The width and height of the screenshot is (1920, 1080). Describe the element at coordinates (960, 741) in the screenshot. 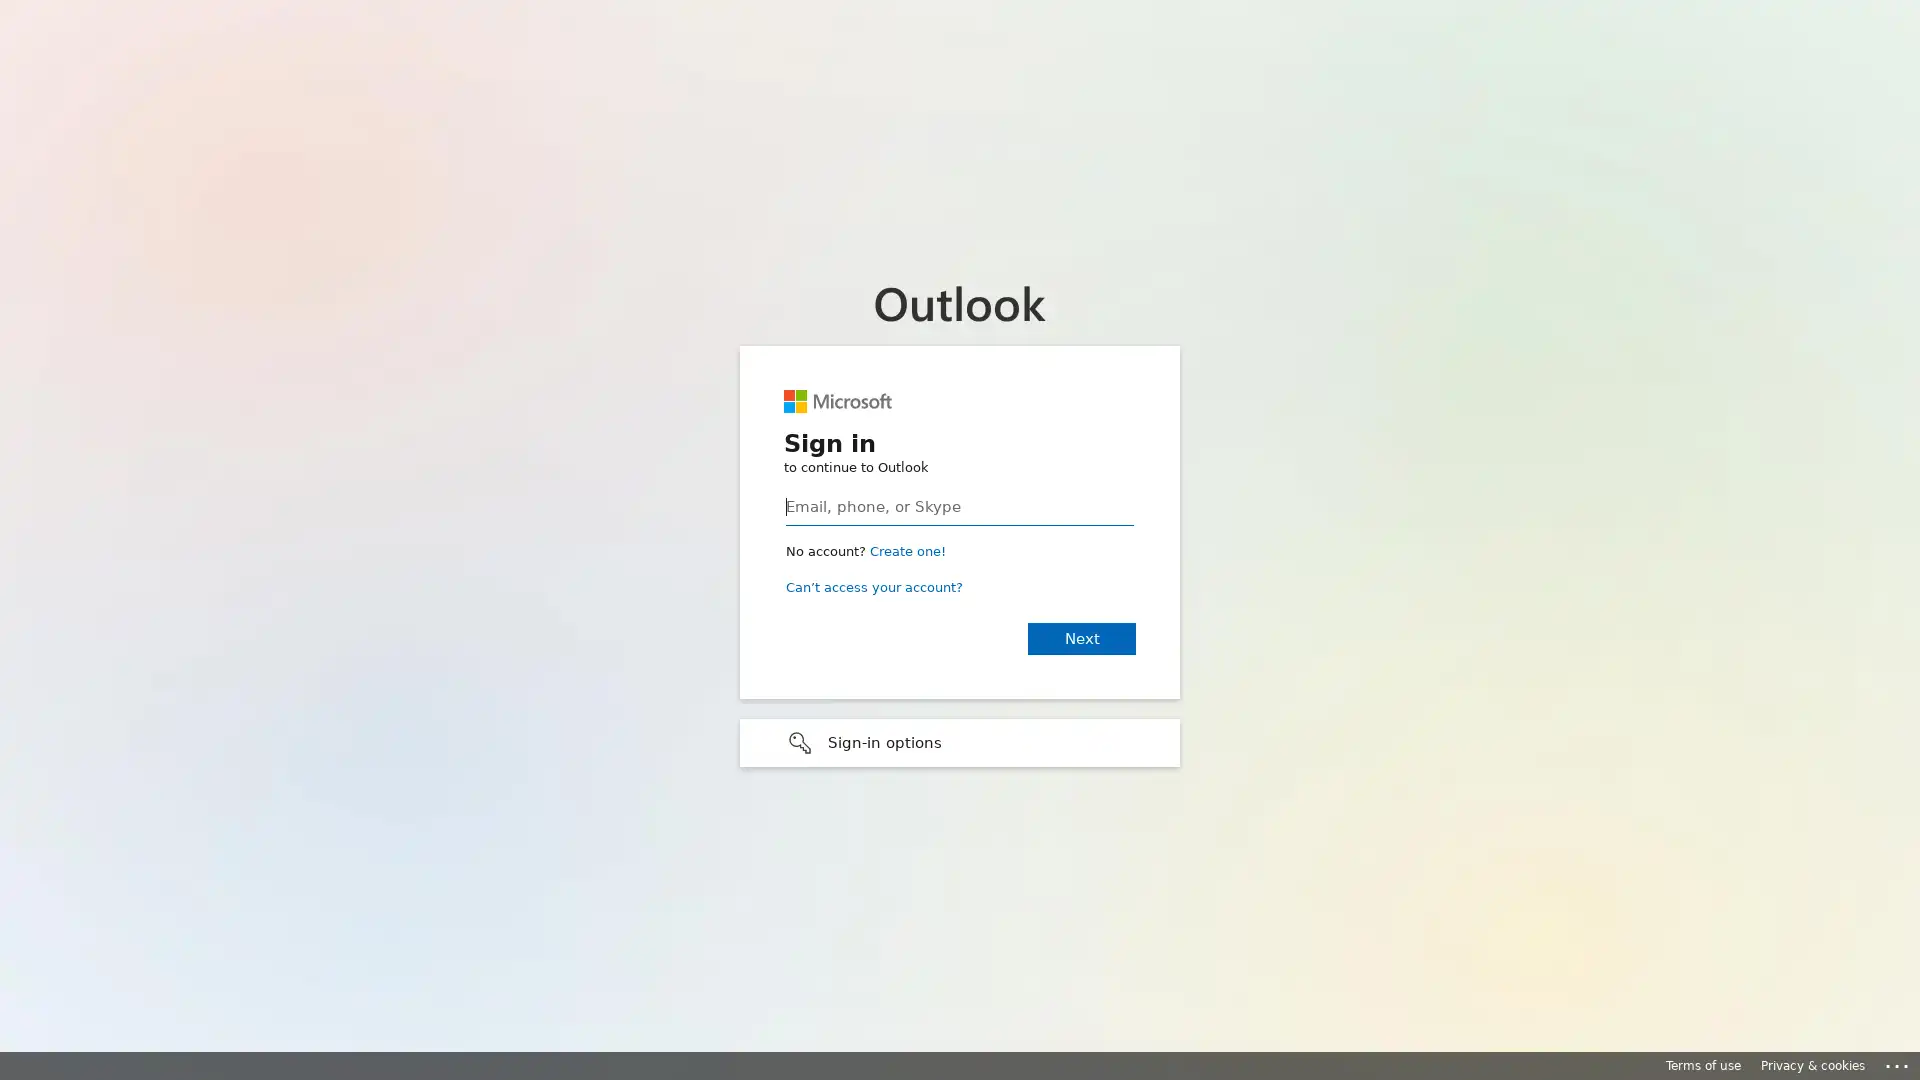

I see `Sign-in options` at that location.